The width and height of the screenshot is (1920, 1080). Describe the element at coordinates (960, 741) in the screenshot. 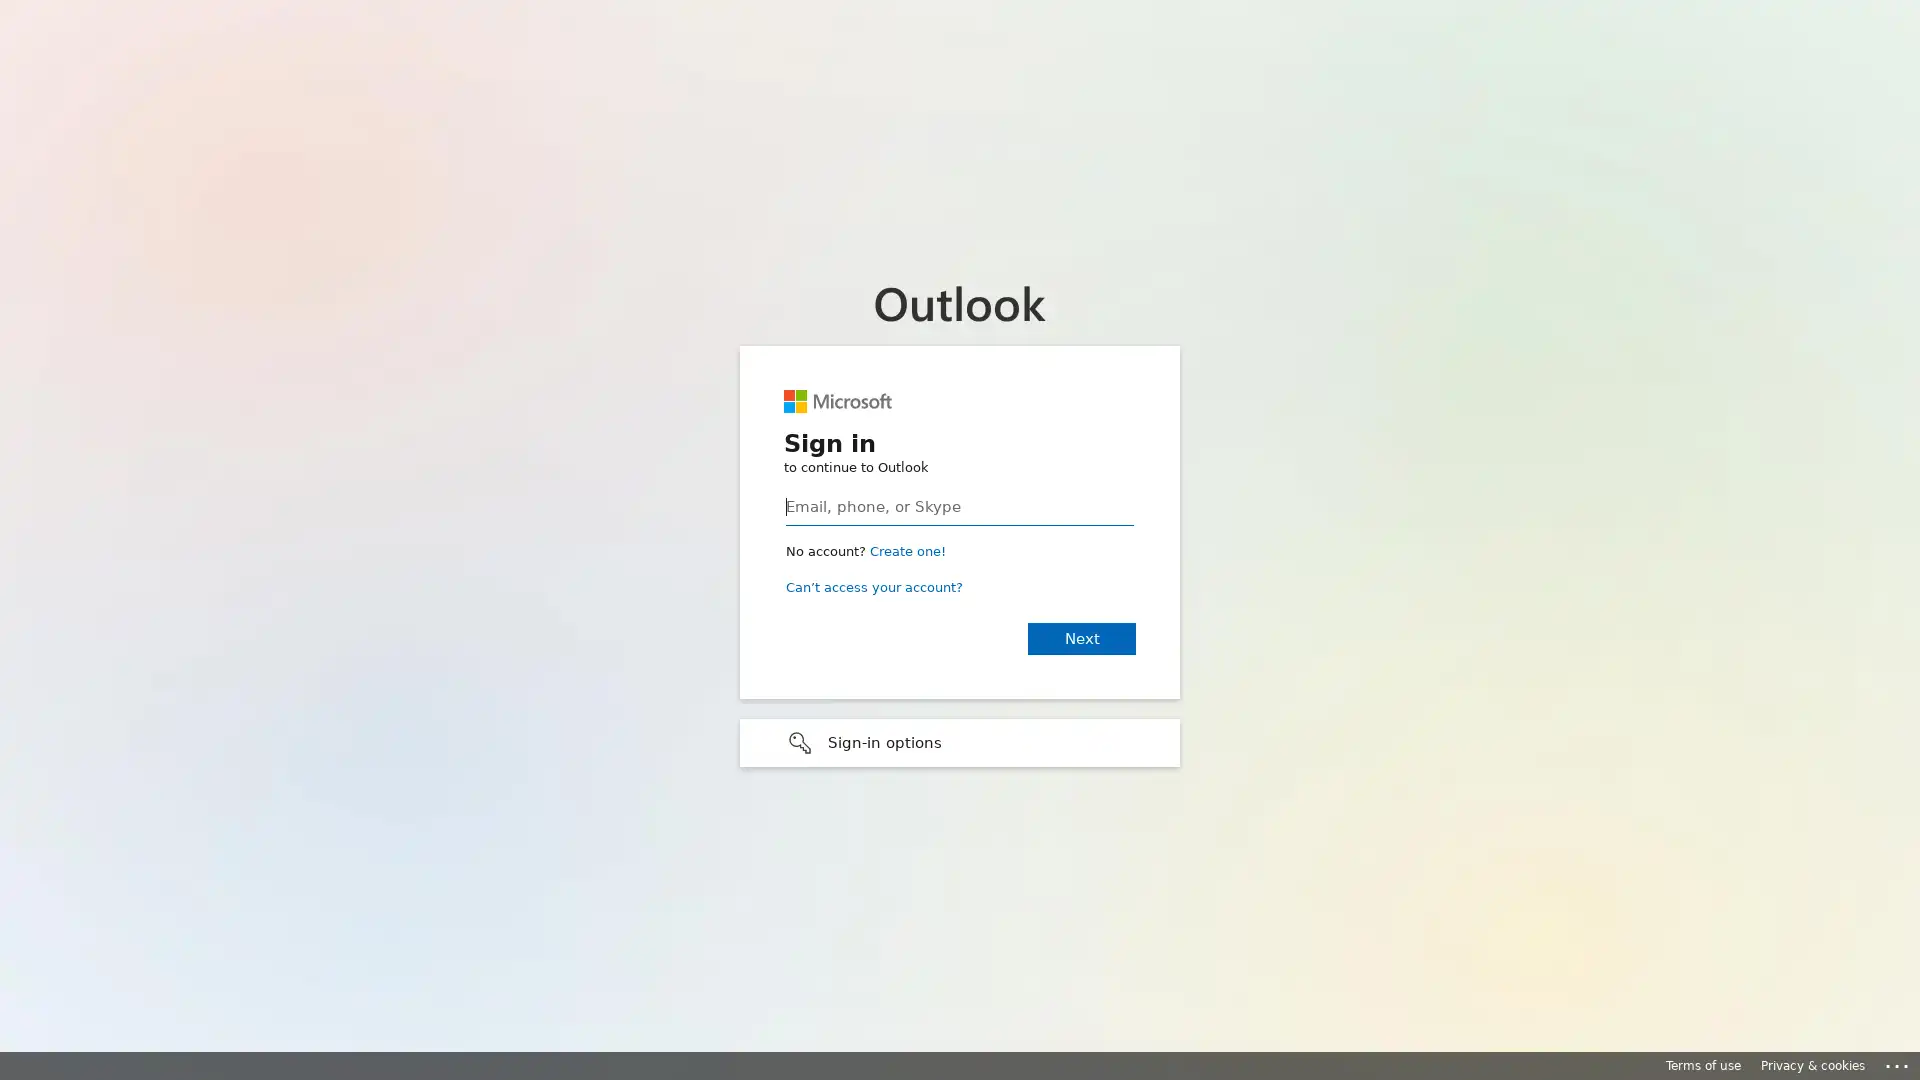

I see `Sign-in options` at that location.